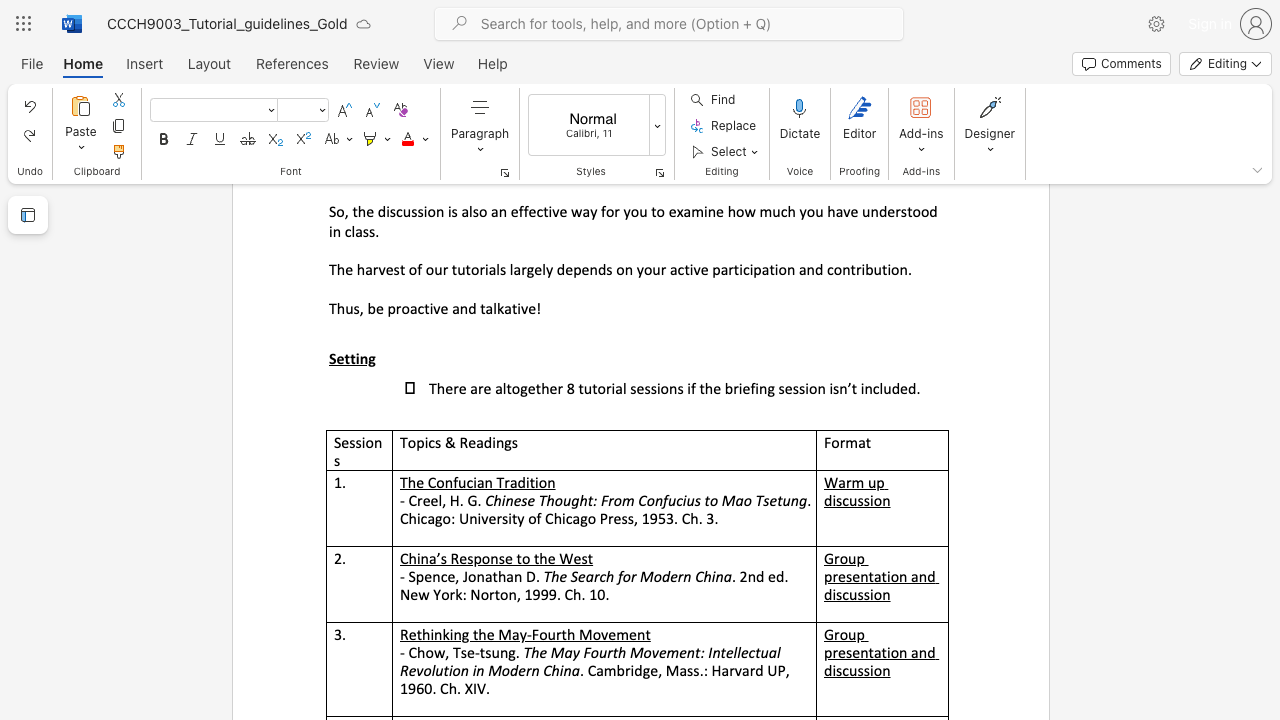 Image resolution: width=1280 pixels, height=720 pixels. I want to click on the subset text "onfucius to M" within the text "Chinese Thought: From Confucius to Mao Tsetung", so click(646, 499).